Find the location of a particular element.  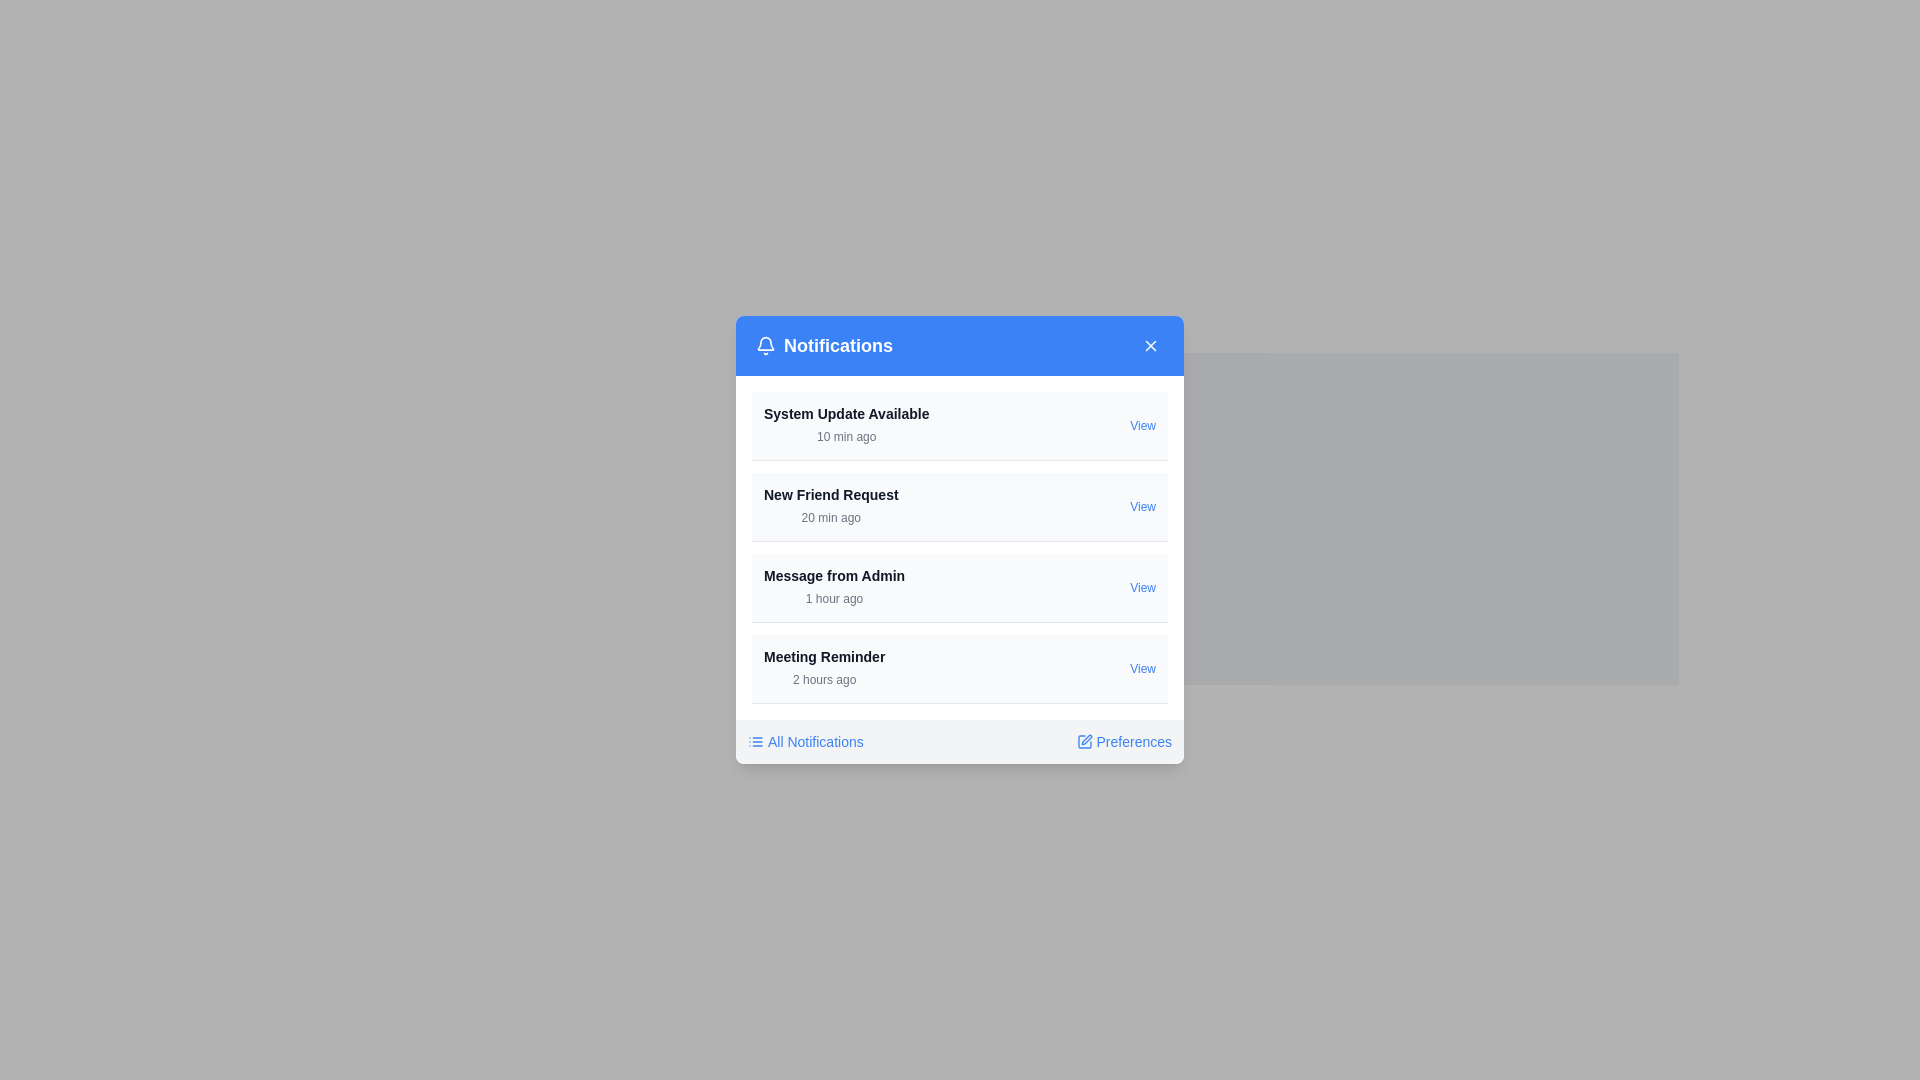

the 'View' hyperlink styled in blue, located within the 'New Friend Request' notification card is located at coordinates (1143, 505).